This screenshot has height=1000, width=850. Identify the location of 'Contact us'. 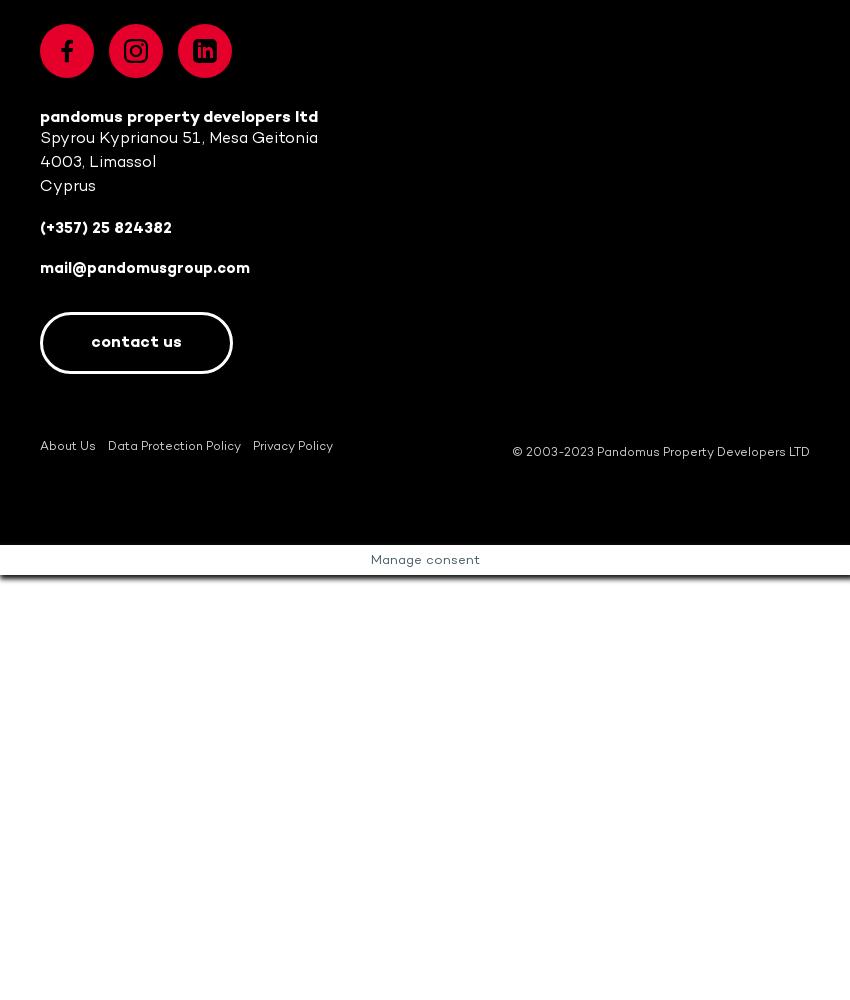
(136, 340).